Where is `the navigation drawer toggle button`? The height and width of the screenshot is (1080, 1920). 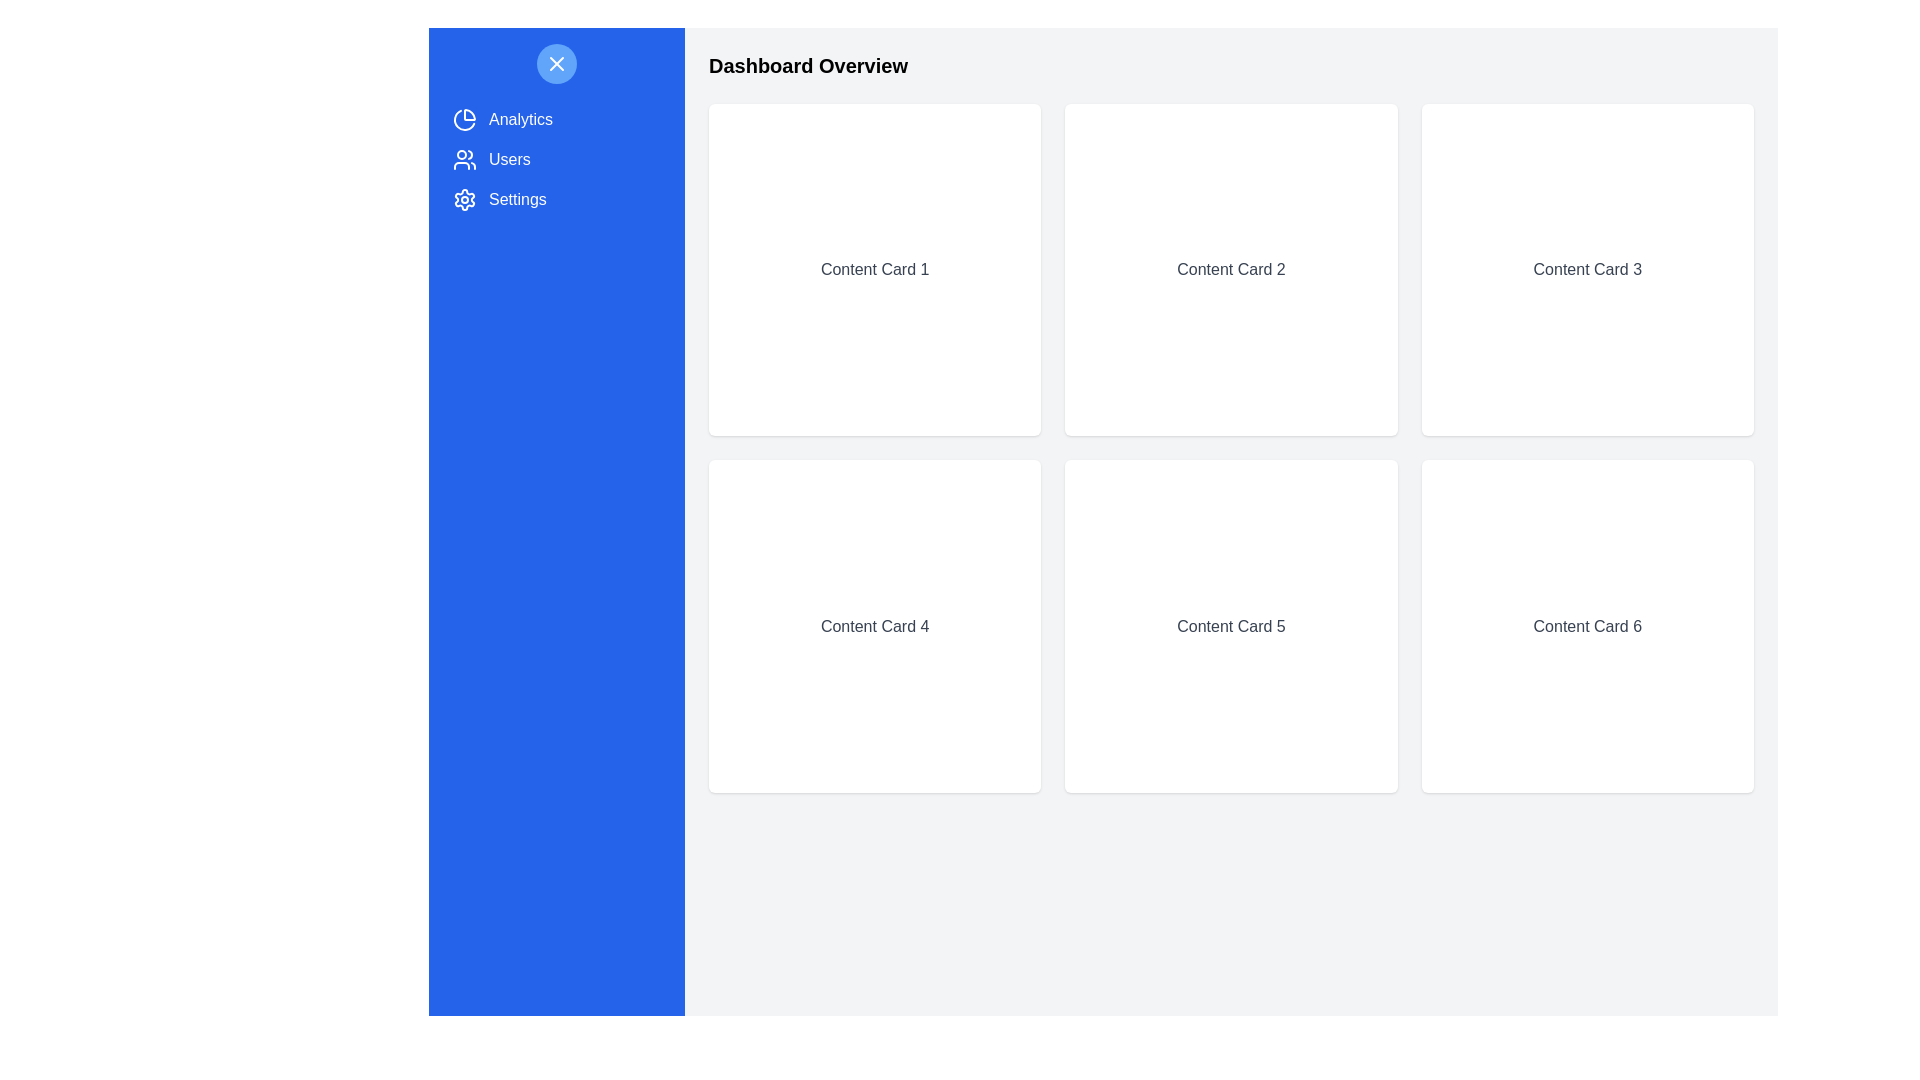 the navigation drawer toggle button is located at coordinates (556, 63).